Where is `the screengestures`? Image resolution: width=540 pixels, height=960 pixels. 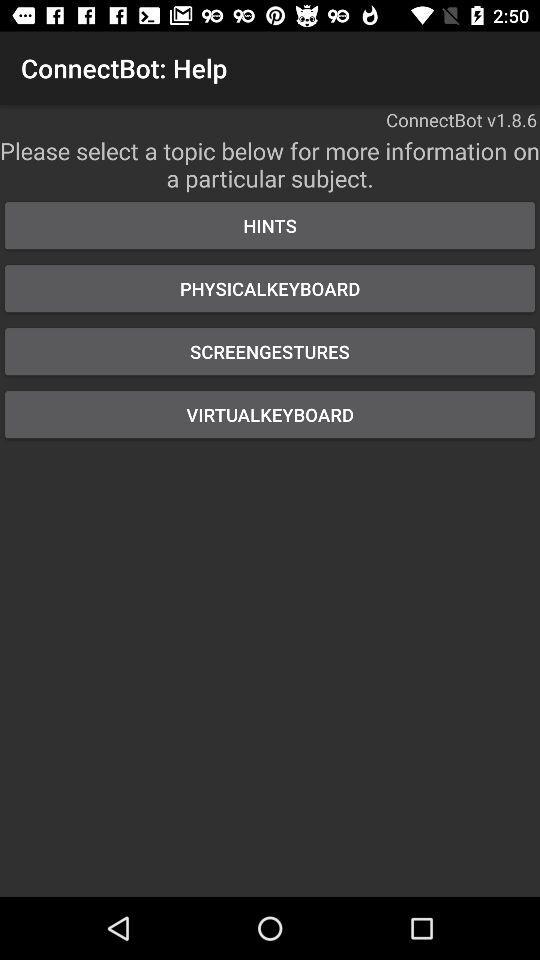 the screengestures is located at coordinates (270, 351).